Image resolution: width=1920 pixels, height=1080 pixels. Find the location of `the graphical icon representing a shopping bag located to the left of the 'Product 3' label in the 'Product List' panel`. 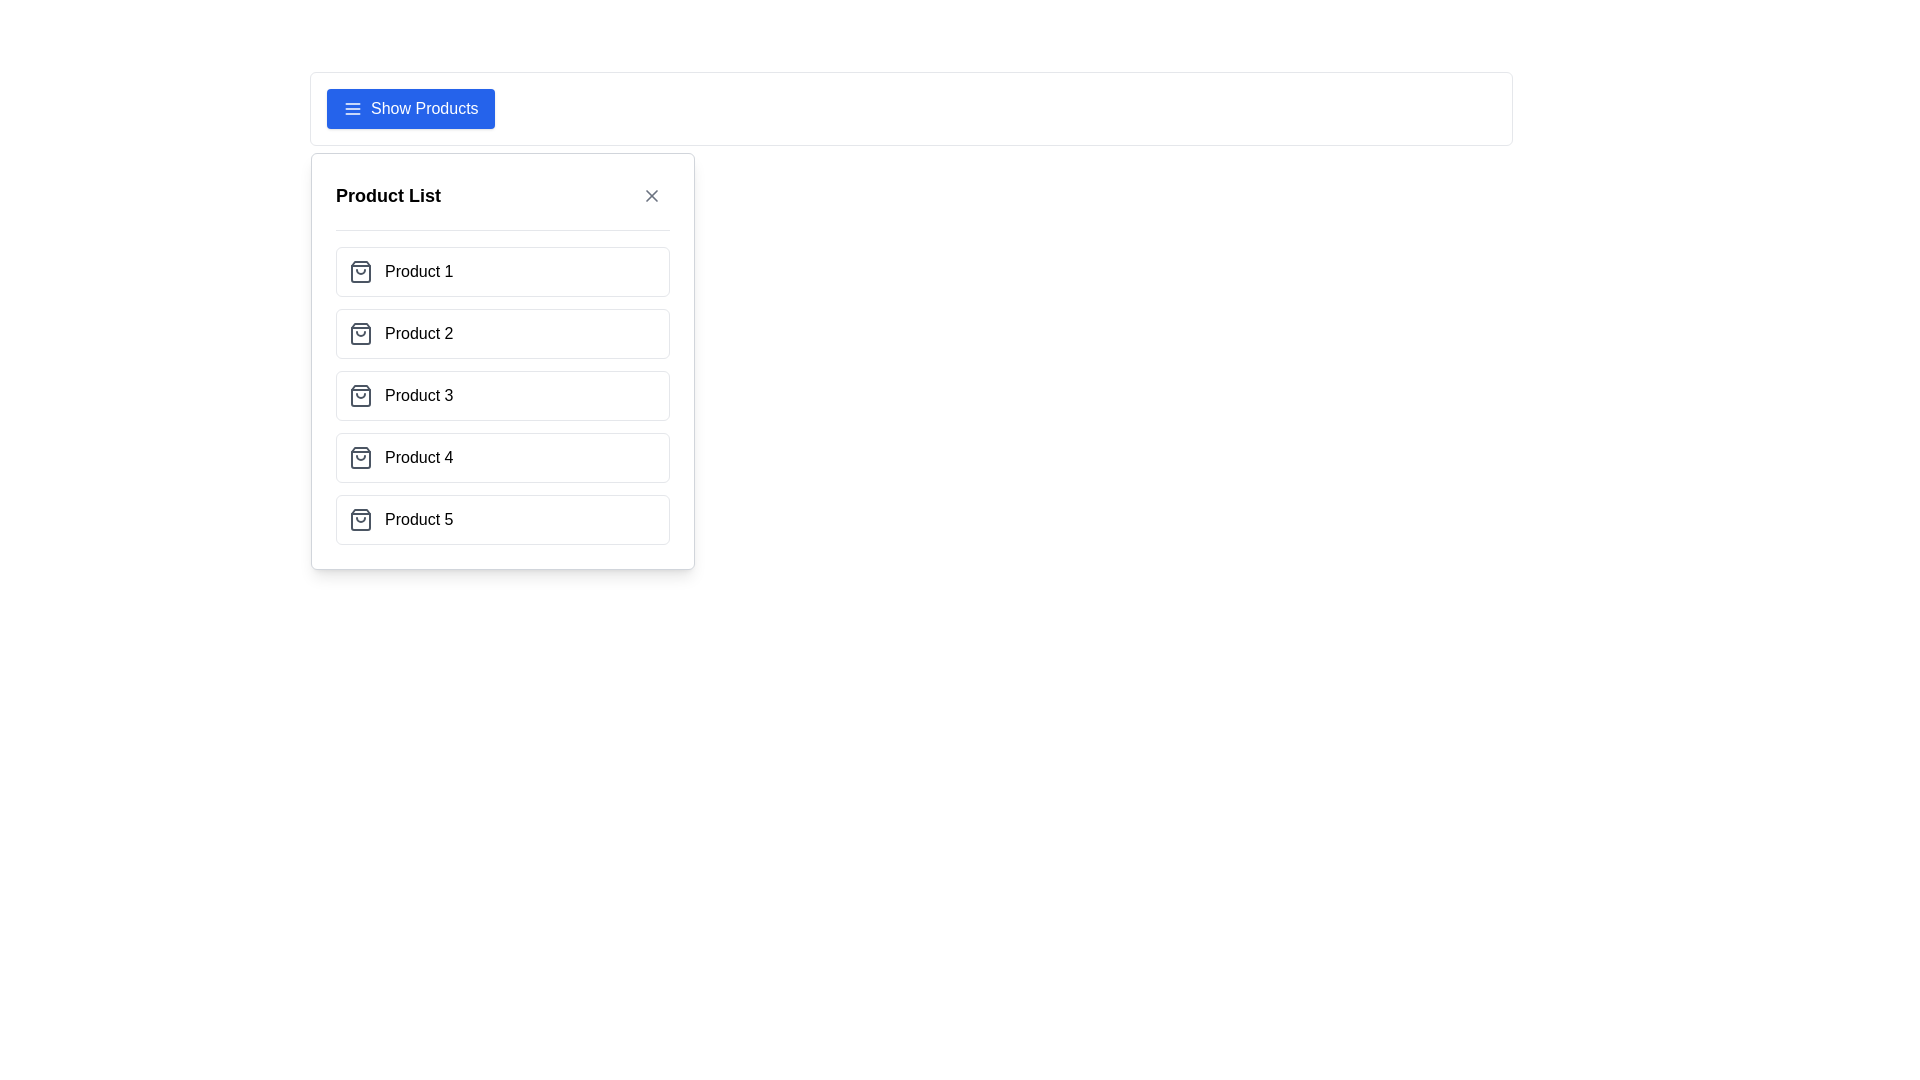

the graphical icon representing a shopping bag located to the left of the 'Product 3' label in the 'Product List' panel is located at coordinates (360, 396).